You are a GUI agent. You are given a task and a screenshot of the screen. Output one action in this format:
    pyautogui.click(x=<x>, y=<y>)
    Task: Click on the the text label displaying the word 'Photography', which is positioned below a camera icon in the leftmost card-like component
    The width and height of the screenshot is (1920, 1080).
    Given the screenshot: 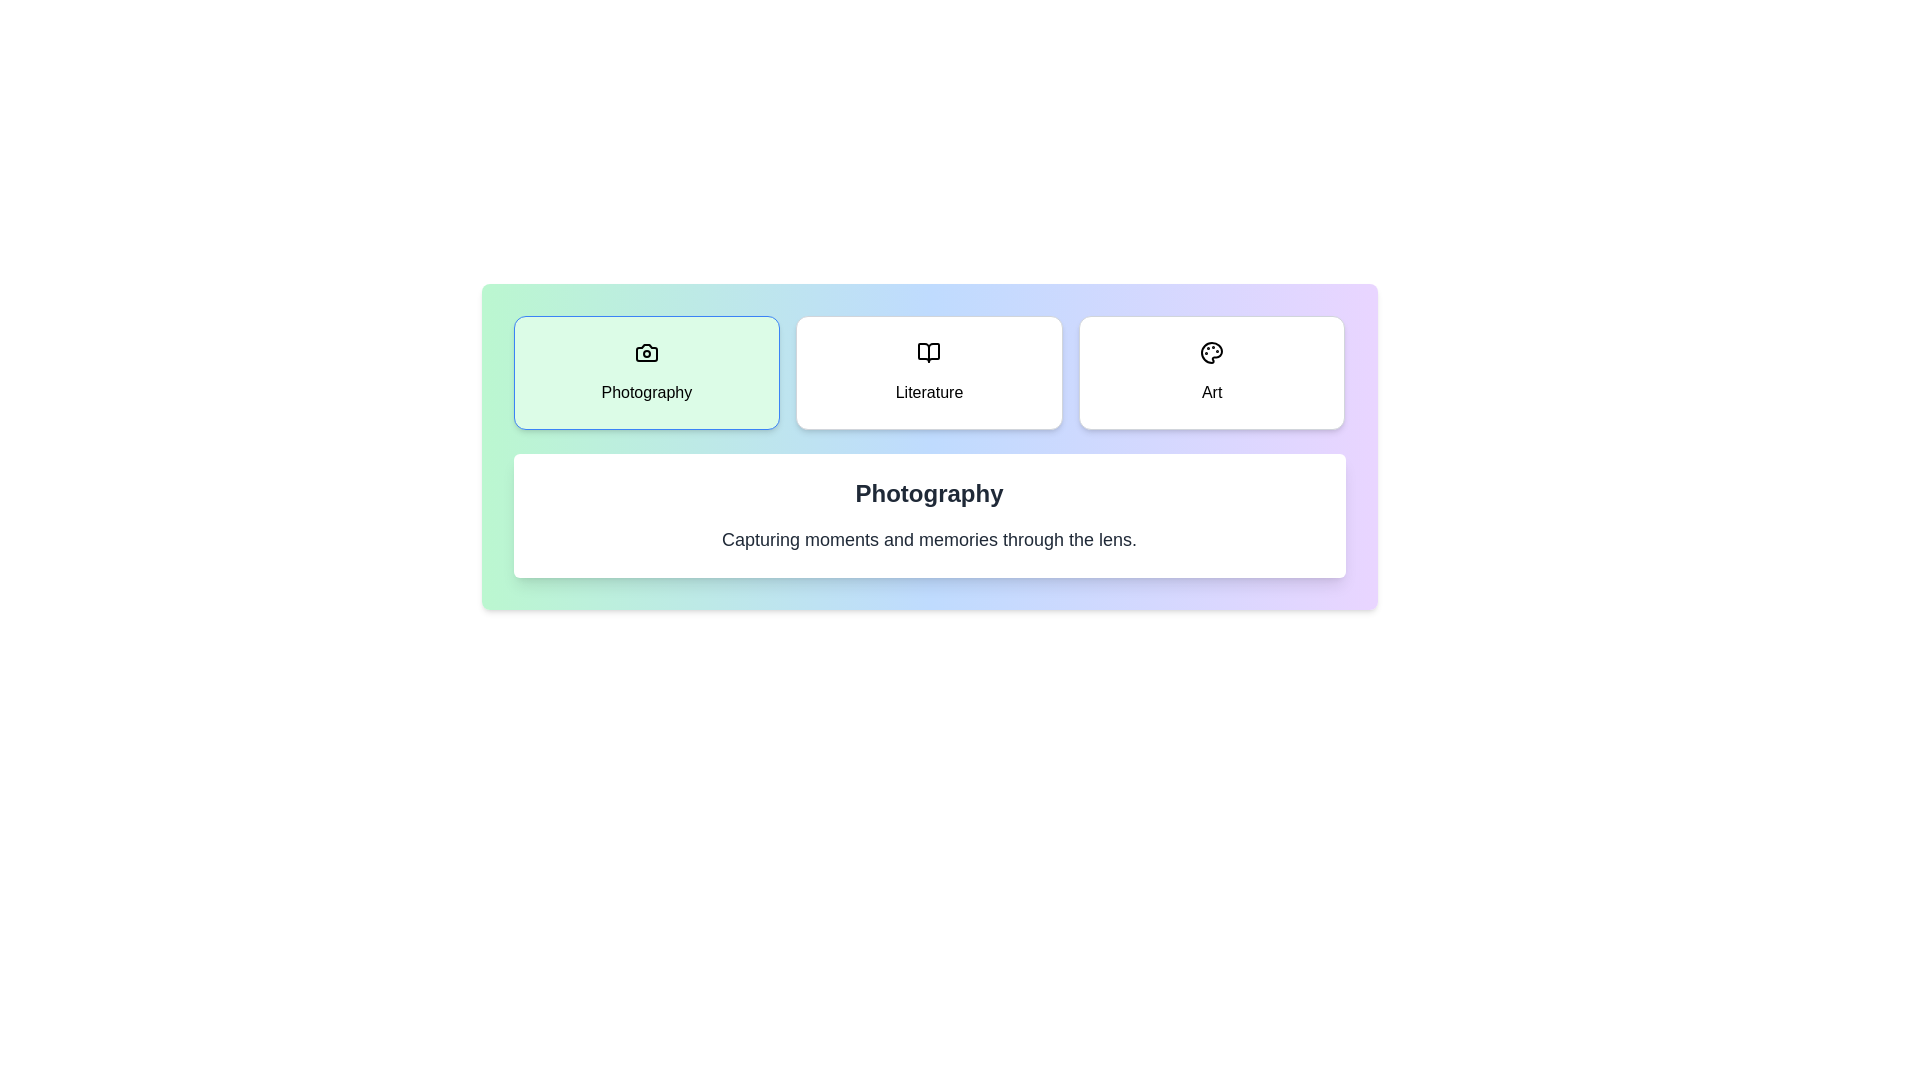 What is the action you would take?
    pyautogui.click(x=646, y=393)
    